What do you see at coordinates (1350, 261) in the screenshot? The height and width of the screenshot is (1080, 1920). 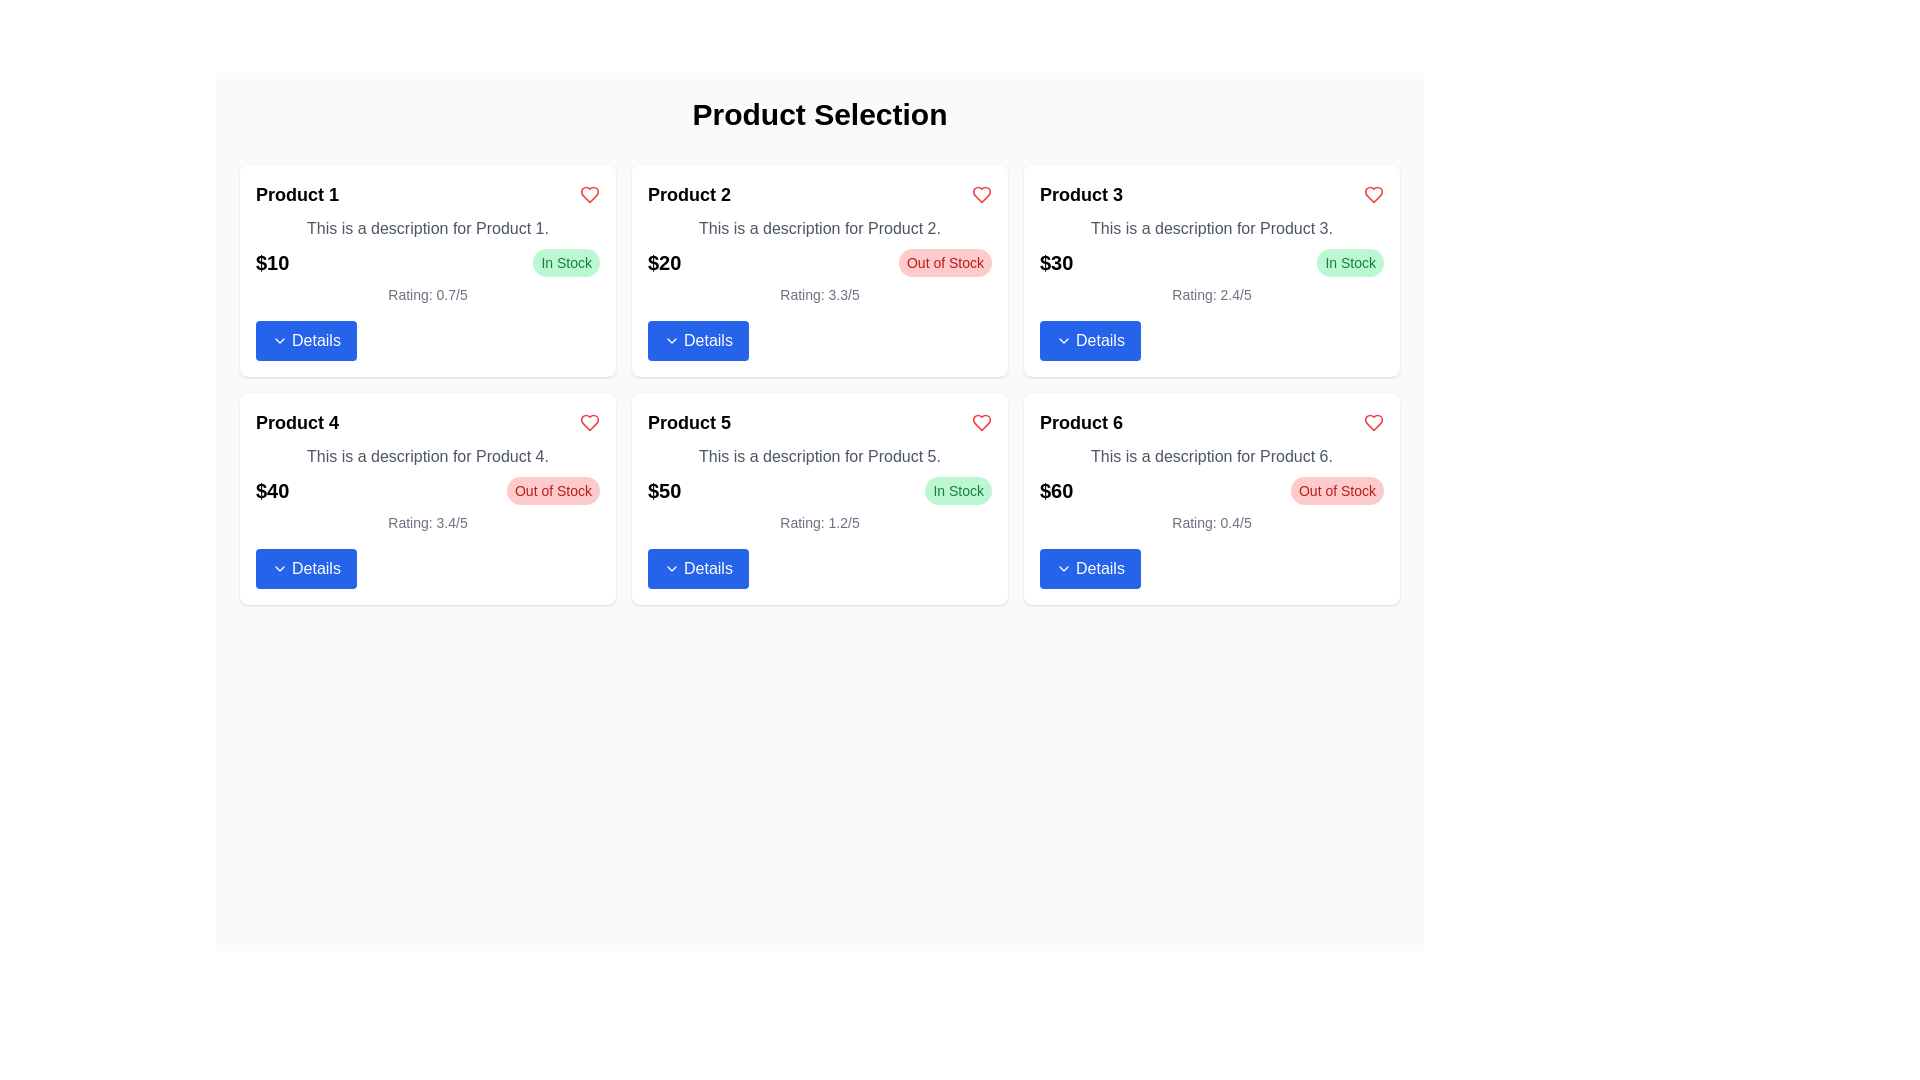 I see `the Status badge or label indicating the availability of the product in stock, located within the card titled 'Product 3' on the right side of the $30 price tag` at bounding box center [1350, 261].